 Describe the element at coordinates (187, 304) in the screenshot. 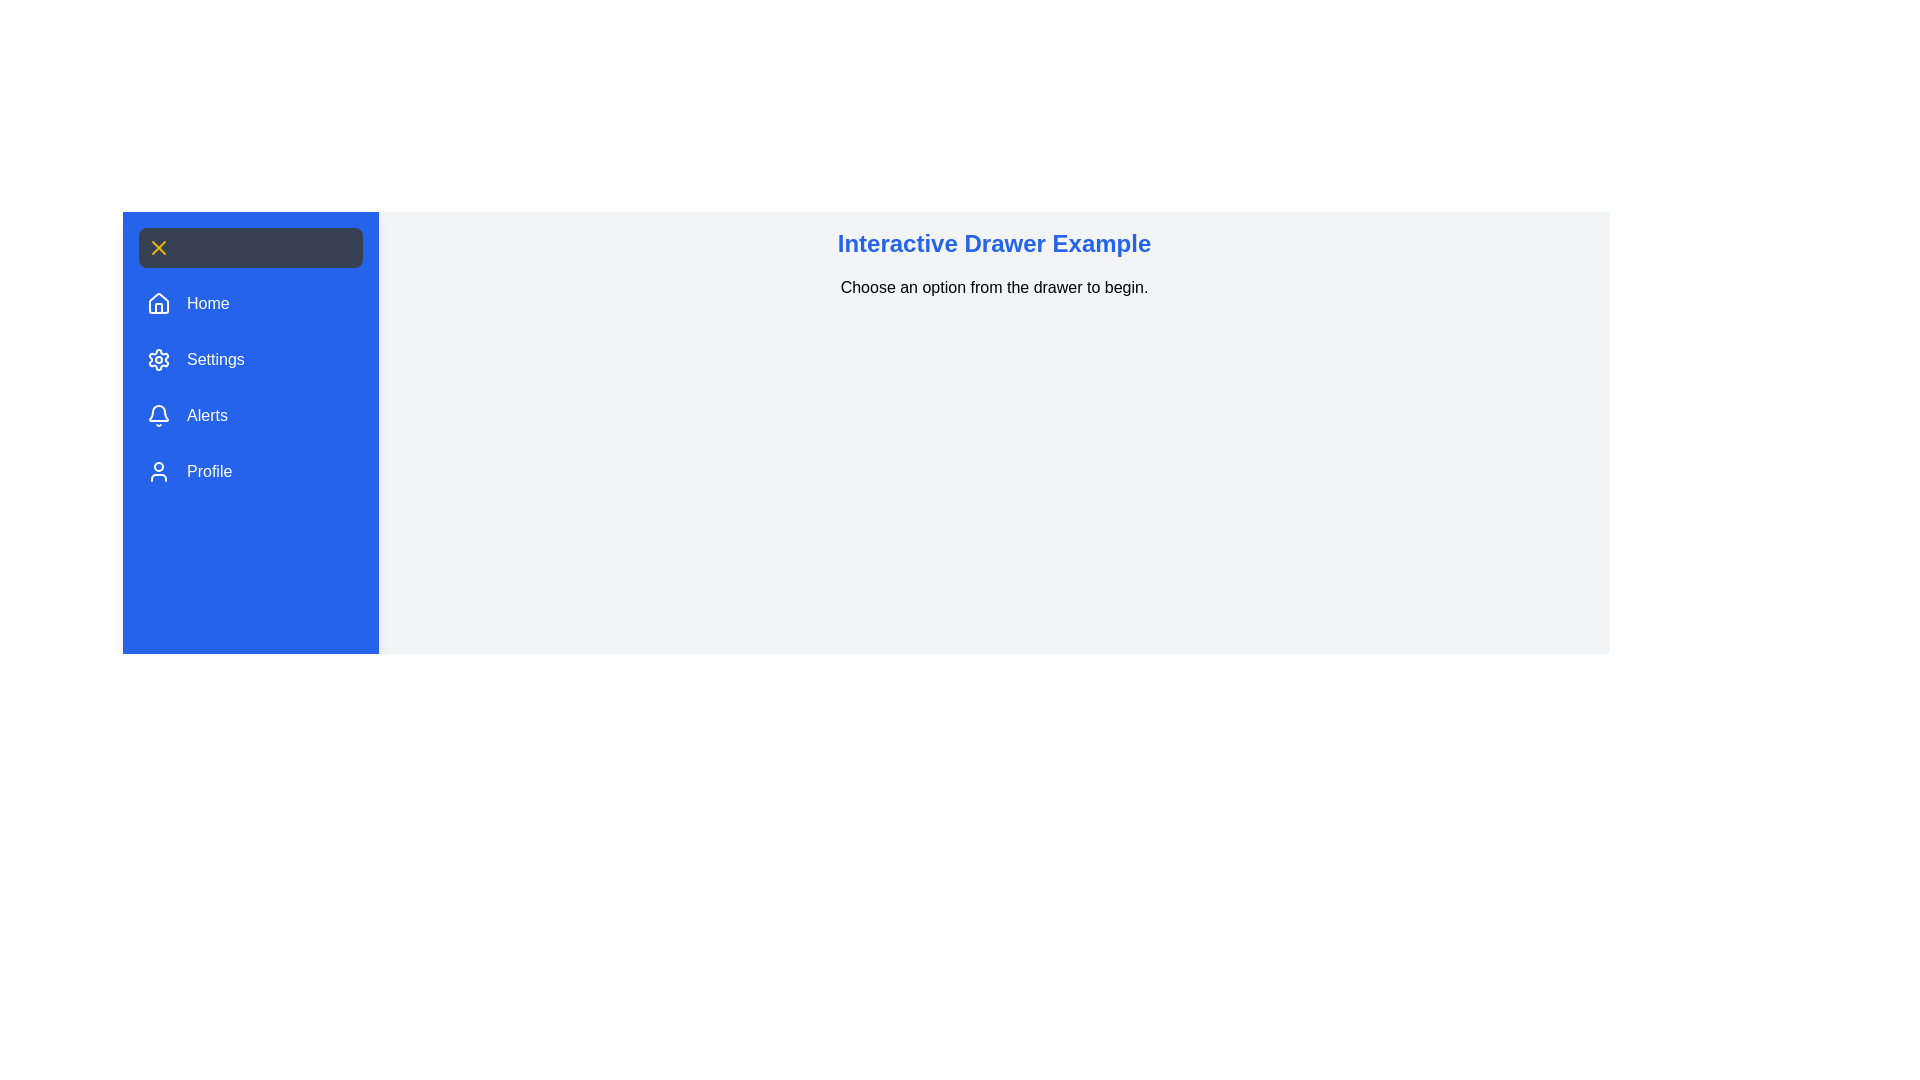

I see `the 'Home' button in the drawer` at that location.